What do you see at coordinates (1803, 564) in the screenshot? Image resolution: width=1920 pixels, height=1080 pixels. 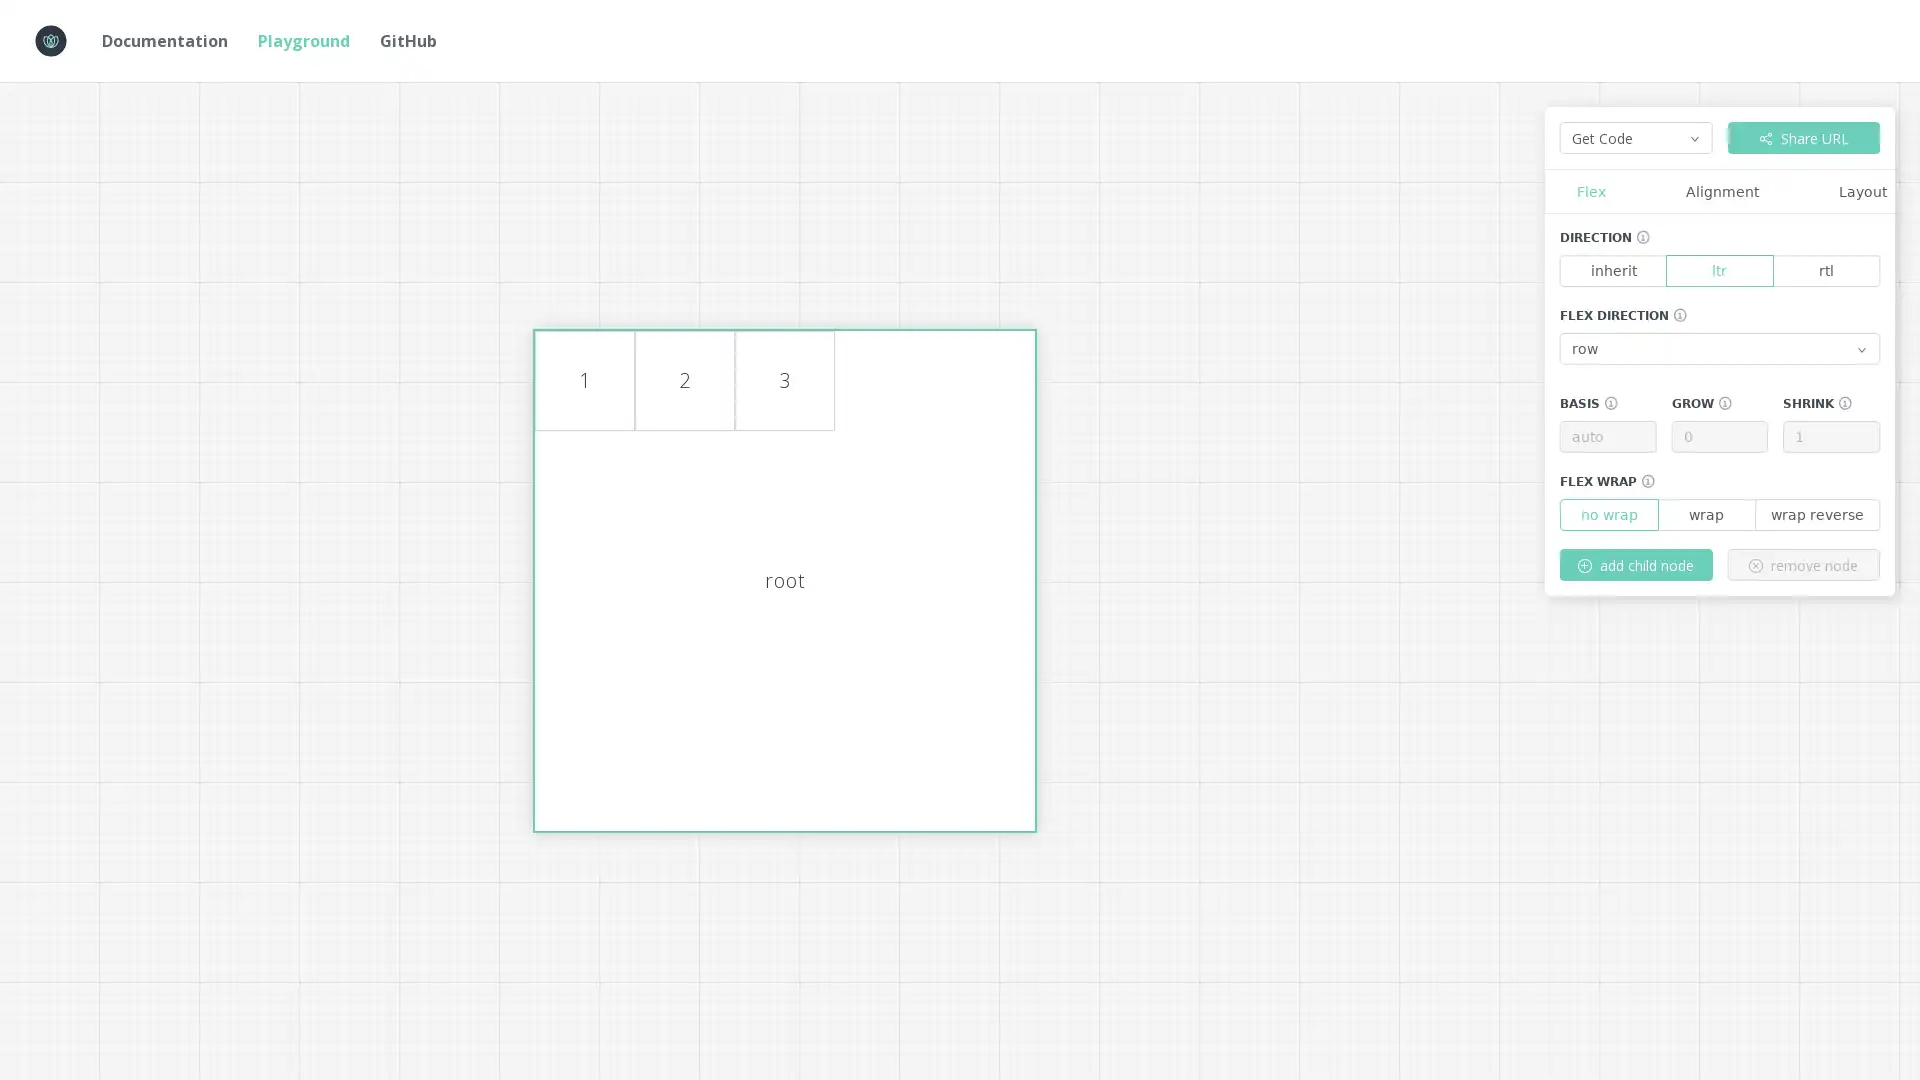 I see `remove node` at bounding box center [1803, 564].